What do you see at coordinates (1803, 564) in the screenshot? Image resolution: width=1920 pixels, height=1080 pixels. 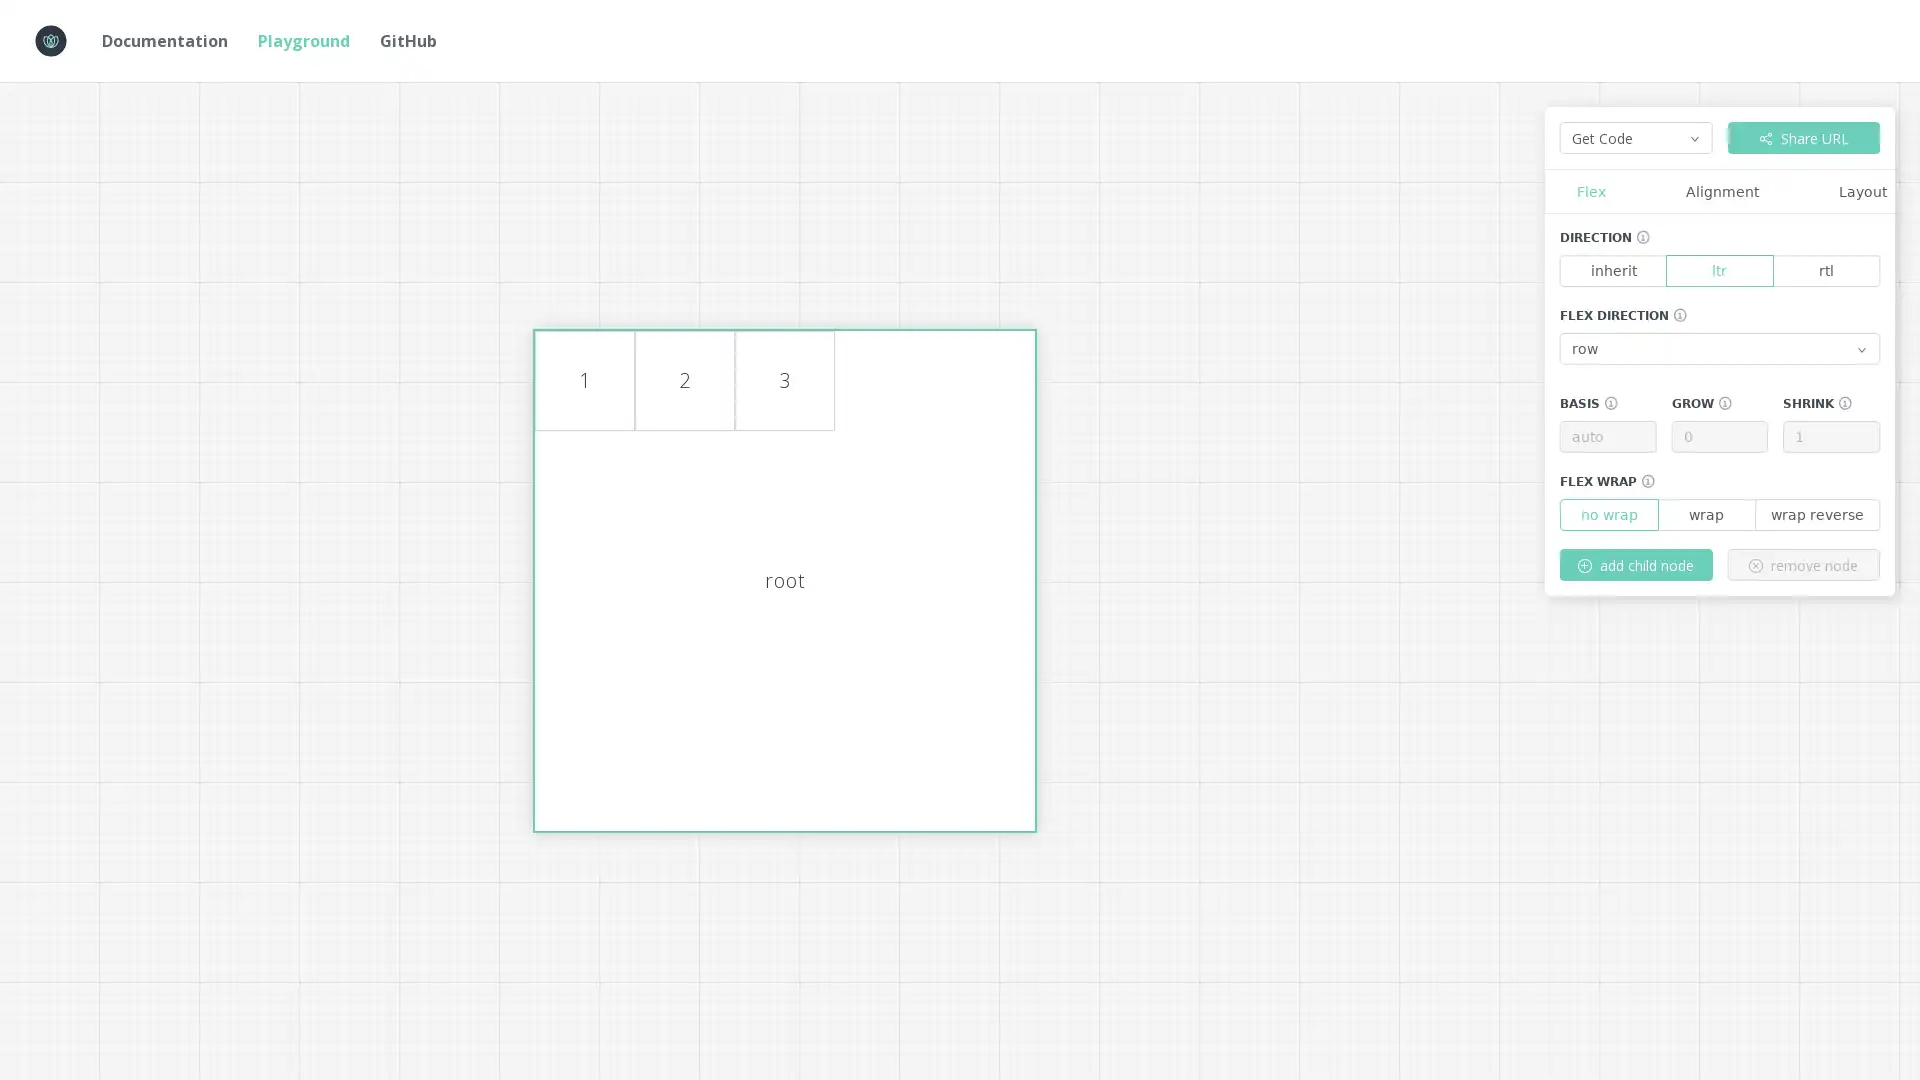 I see `remove node` at bounding box center [1803, 564].